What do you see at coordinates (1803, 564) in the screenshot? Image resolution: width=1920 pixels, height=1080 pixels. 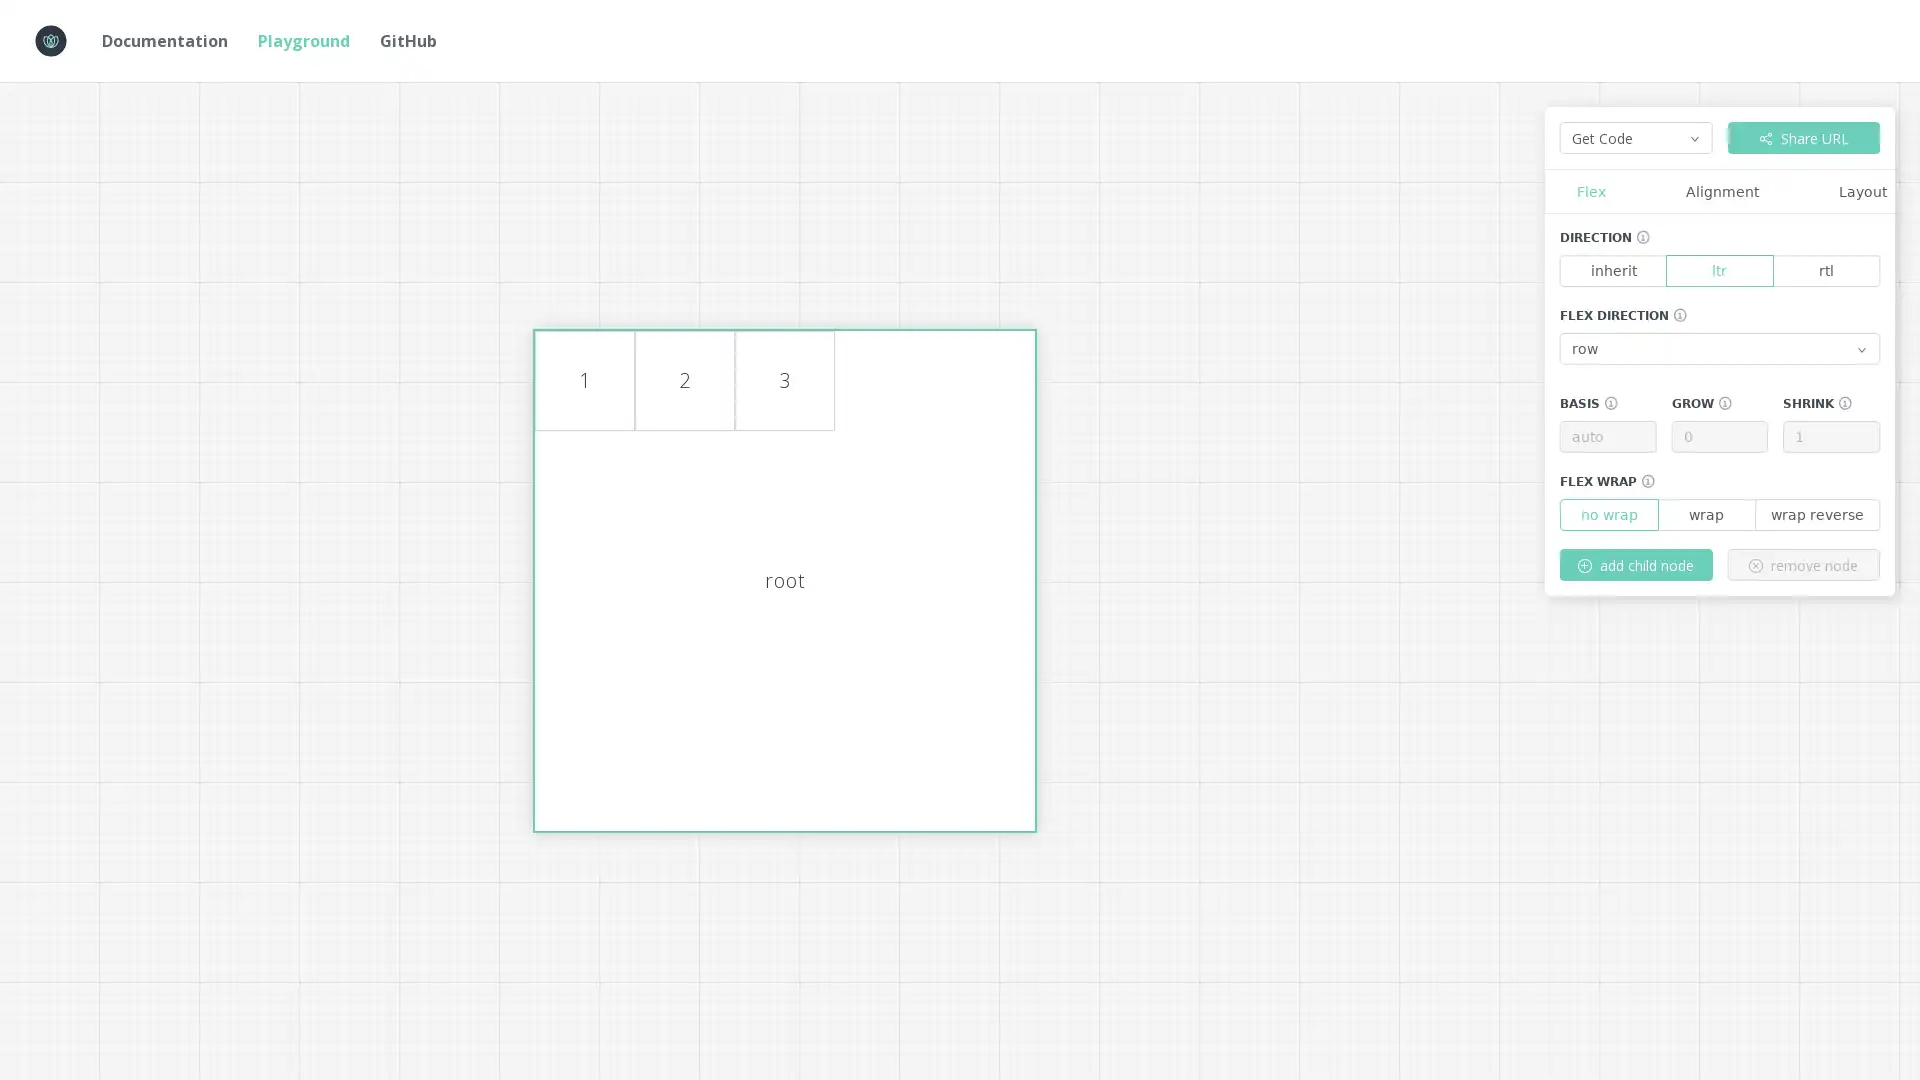 I see `remove node` at bounding box center [1803, 564].